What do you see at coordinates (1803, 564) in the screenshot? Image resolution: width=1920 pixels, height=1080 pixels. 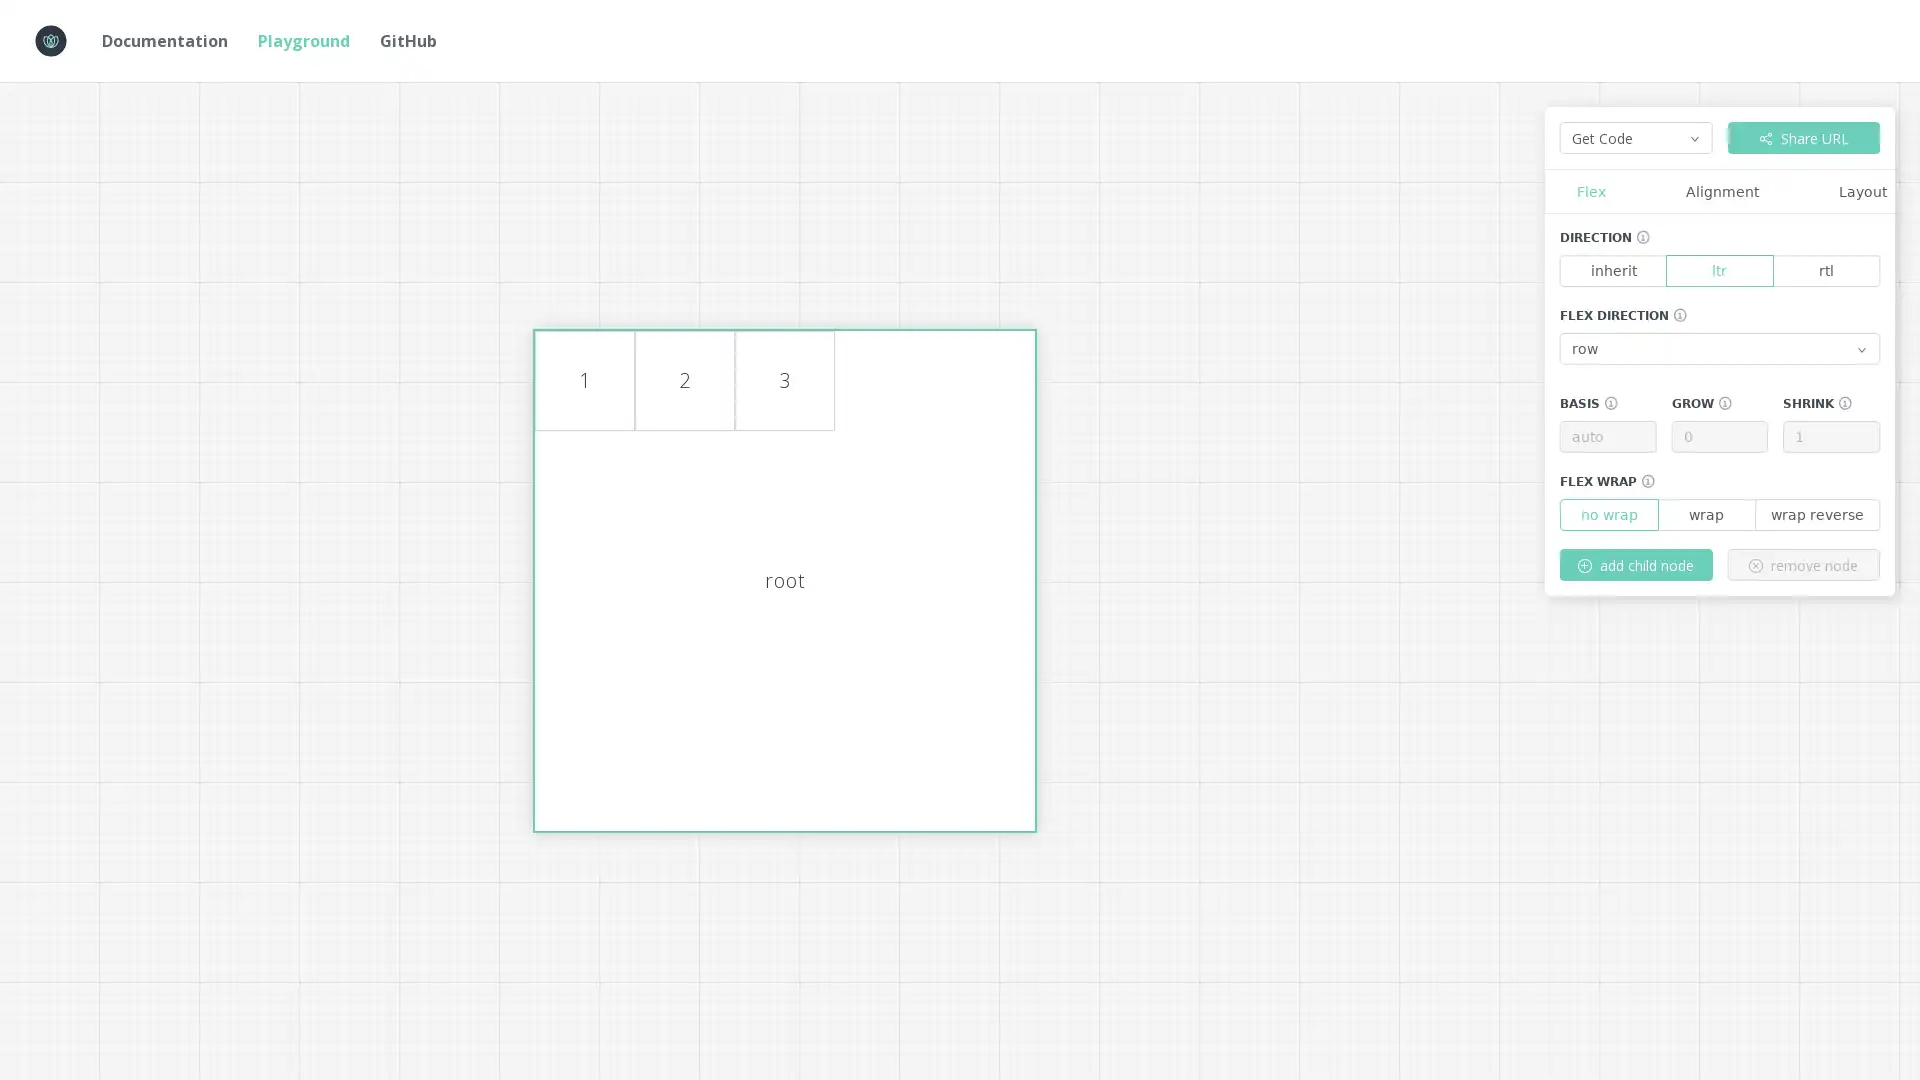 I see `remove node` at bounding box center [1803, 564].